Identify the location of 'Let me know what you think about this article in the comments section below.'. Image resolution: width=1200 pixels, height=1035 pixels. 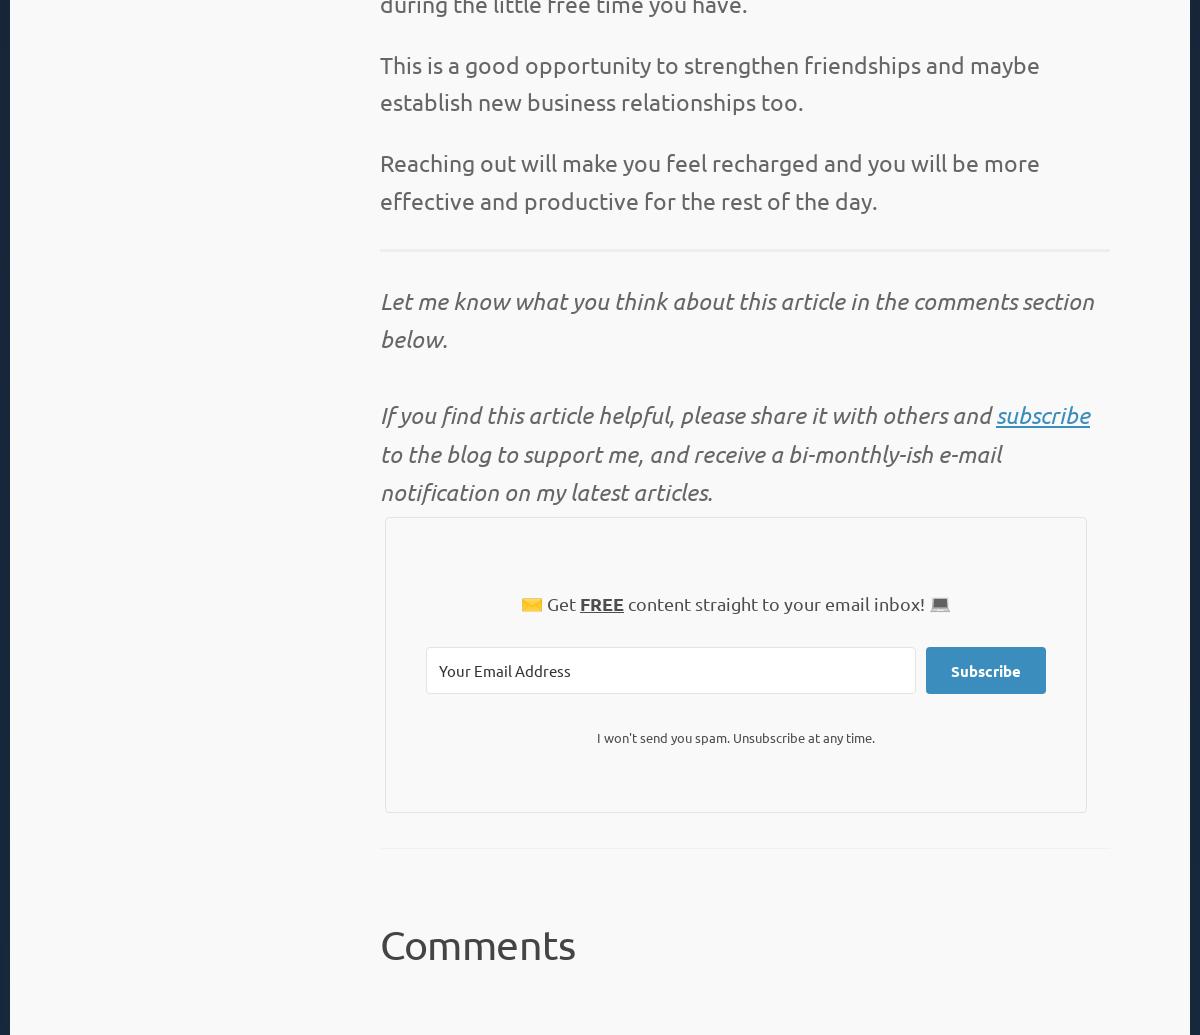
(380, 320).